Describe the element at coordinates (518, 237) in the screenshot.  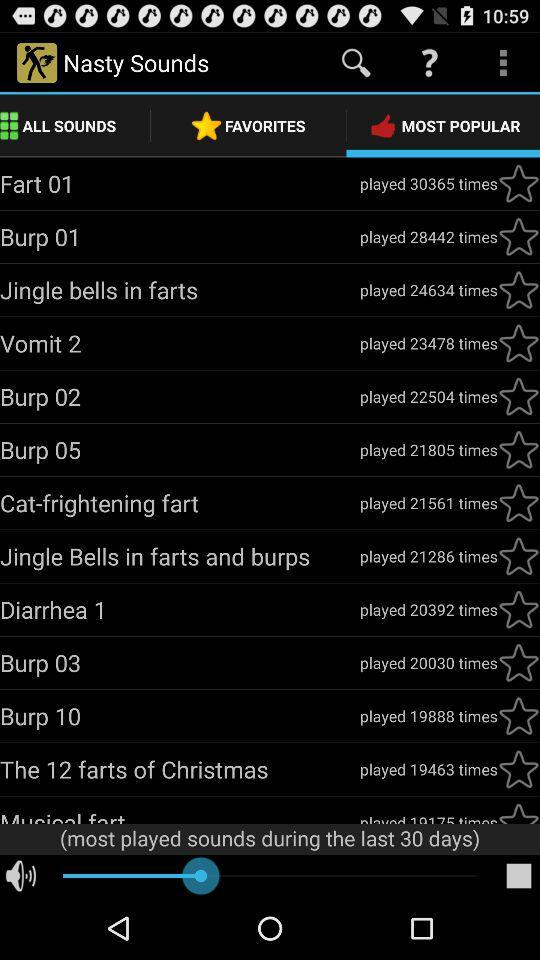
I see `click the rating symbol` at that location.